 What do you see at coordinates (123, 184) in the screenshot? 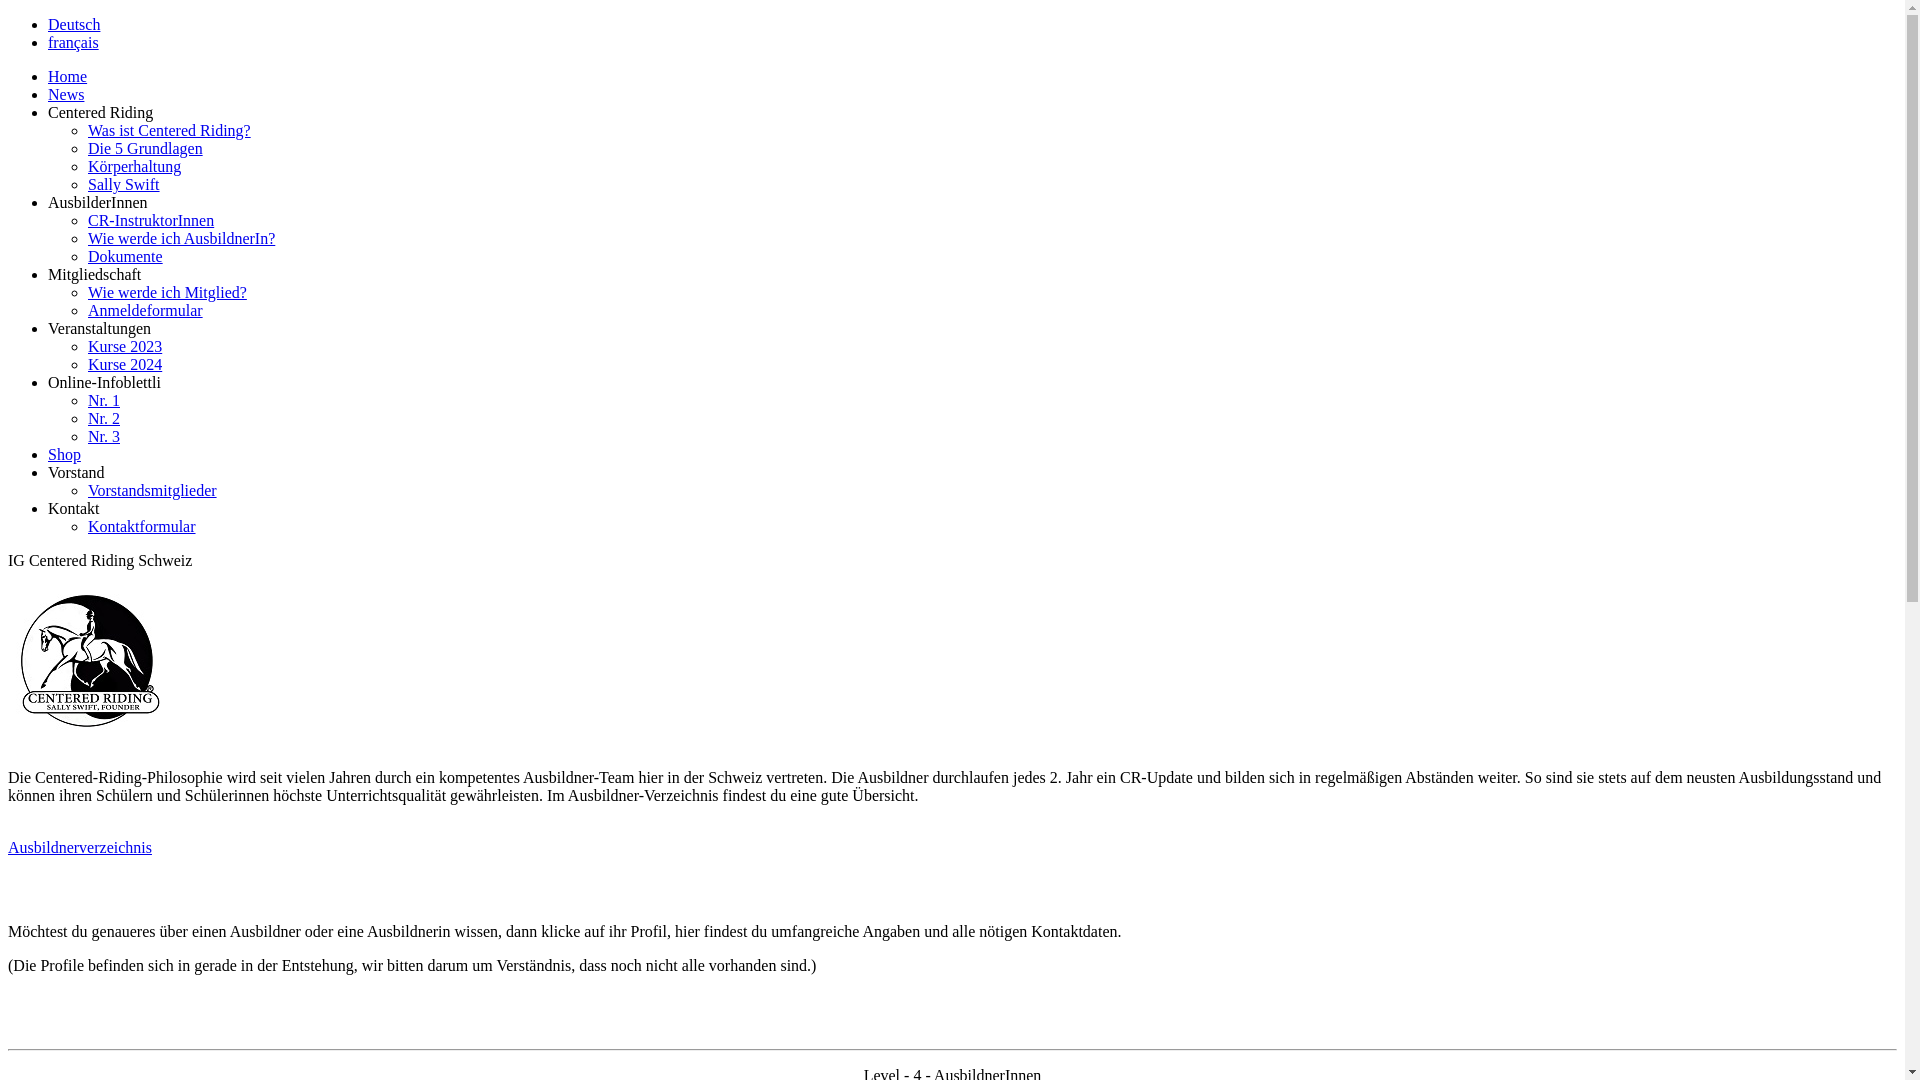
I see `'Sally Swift'` at bounding box center [123, 184].